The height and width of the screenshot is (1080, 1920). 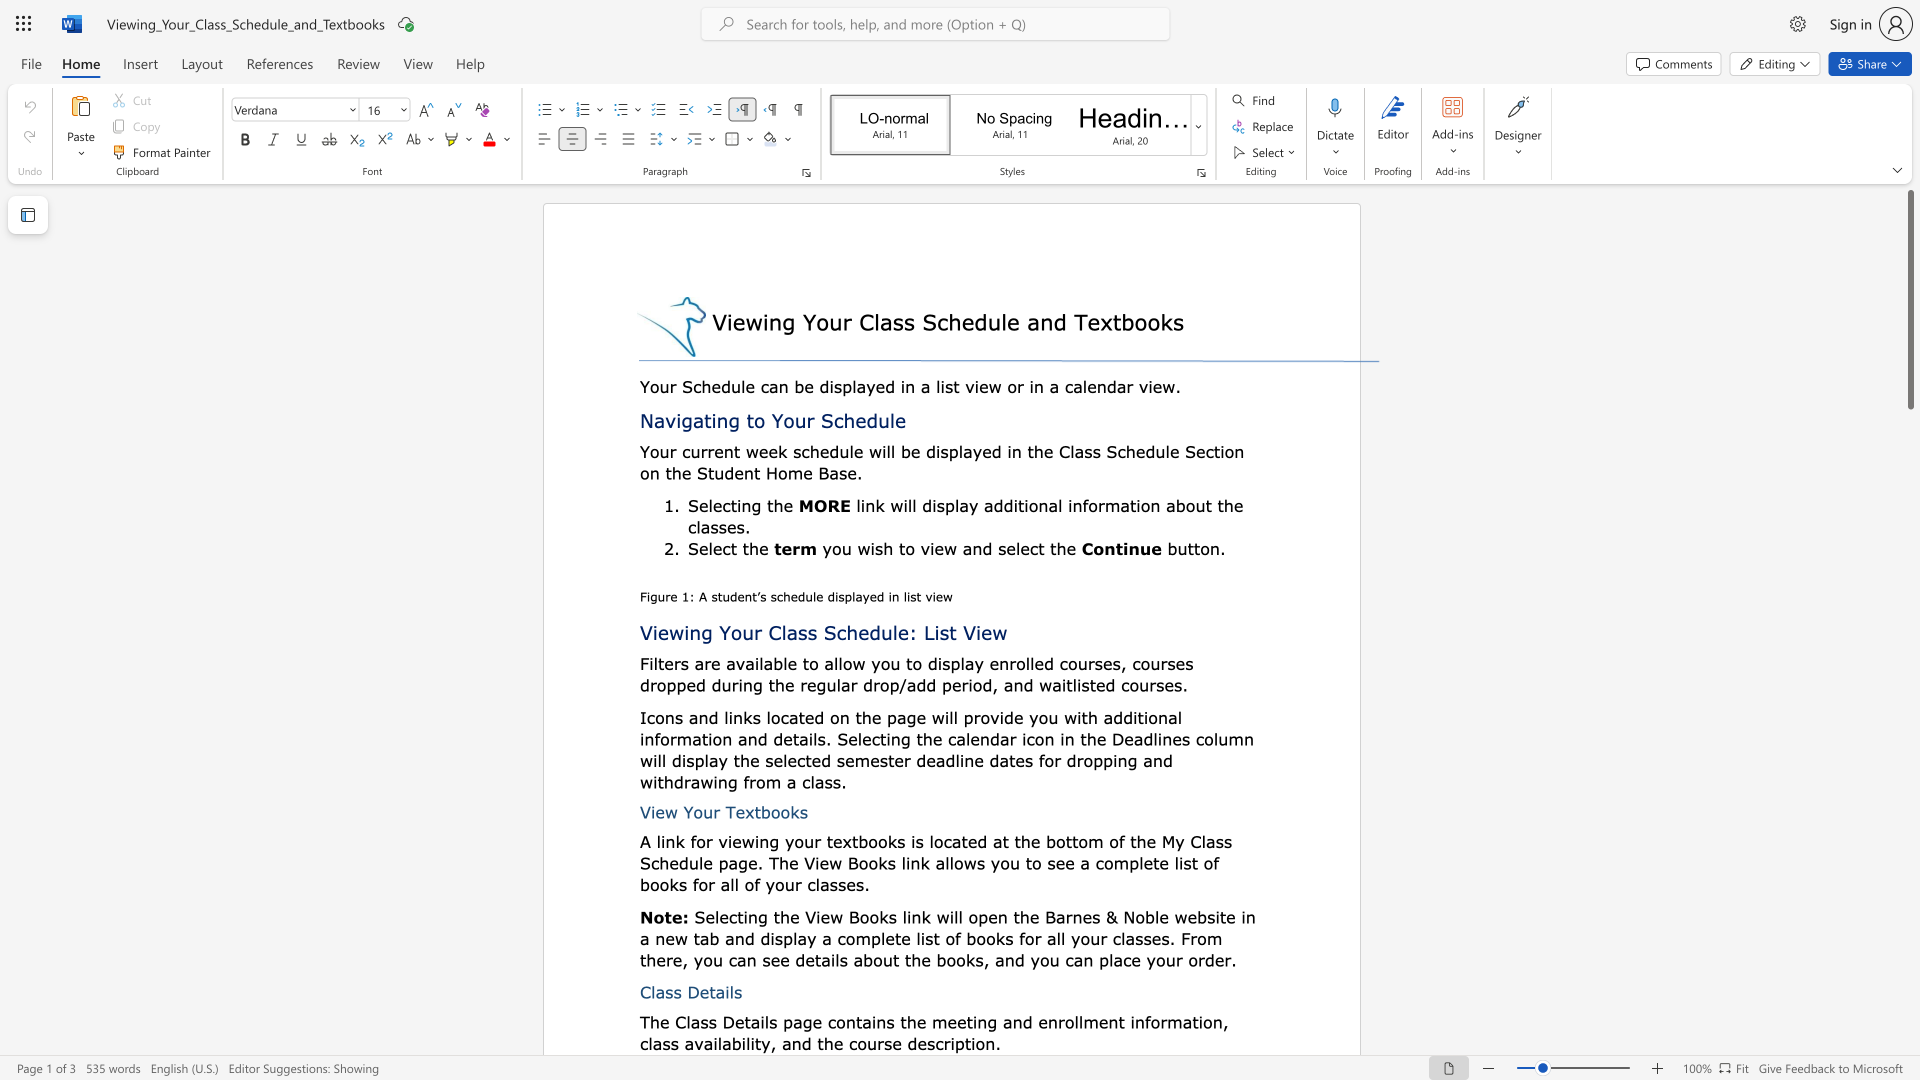 What do you see at coordinates (1909, 1029) in the screenshot?
I see `the scrollbar on the side` at bounding box center [1909, 1029].